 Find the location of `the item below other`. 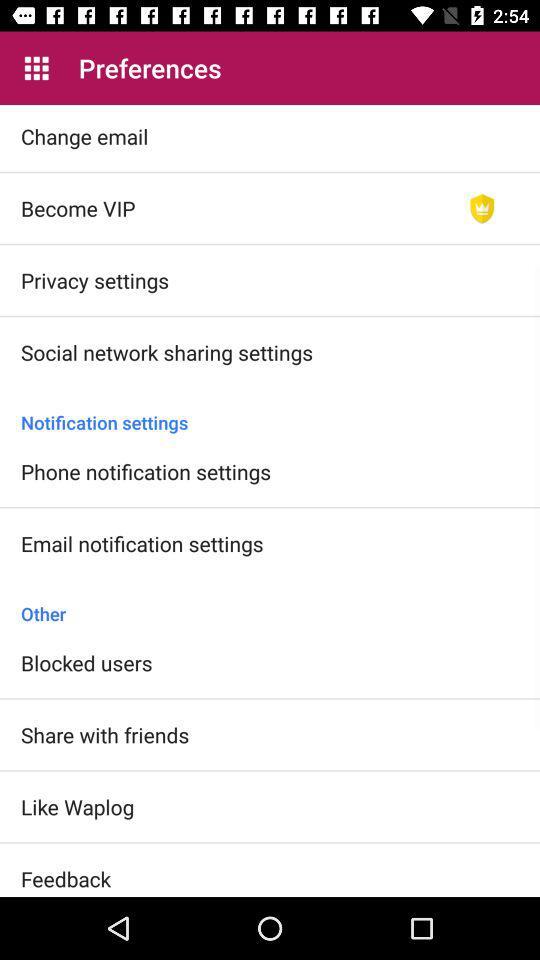

the item below other is located at coordinates (85, 662).